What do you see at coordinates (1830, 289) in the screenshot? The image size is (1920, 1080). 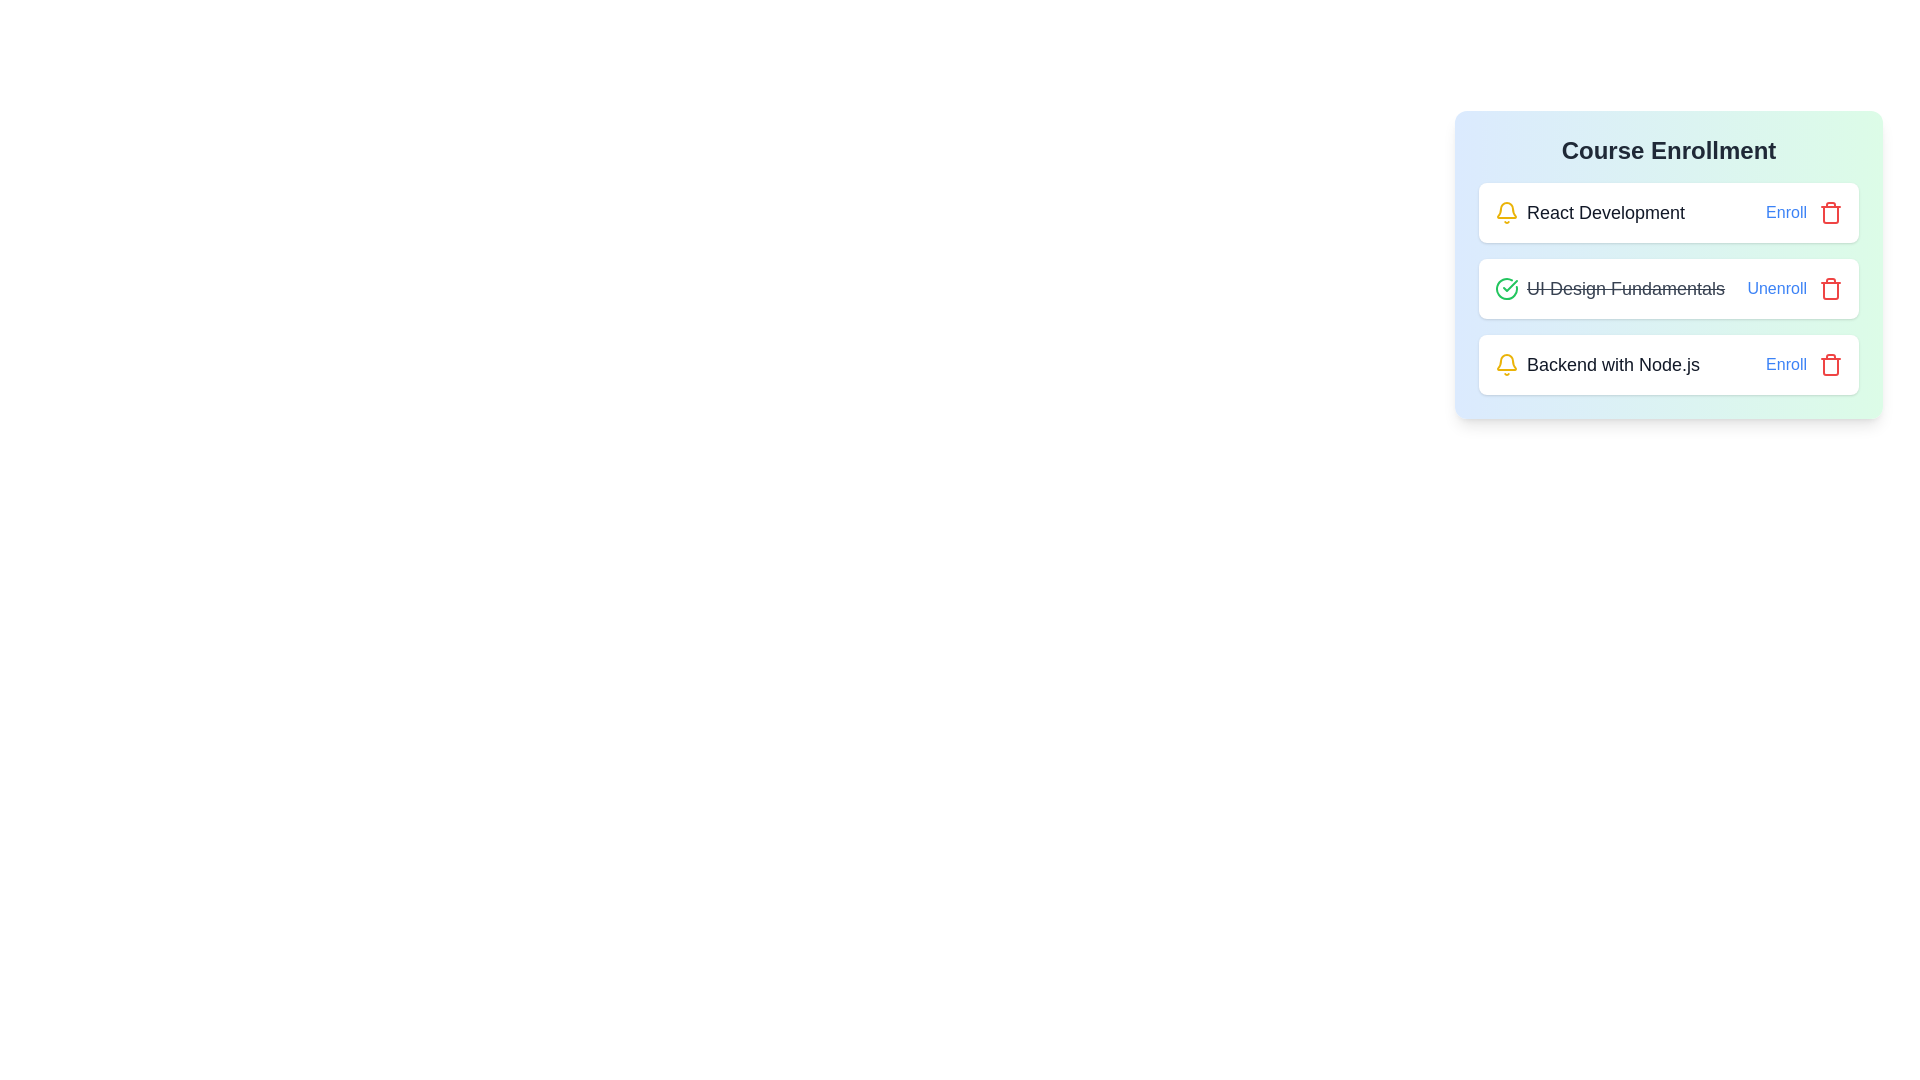 I see `the remove button for the course UI Design Fundamentals` at bounding box center [1830, 289].